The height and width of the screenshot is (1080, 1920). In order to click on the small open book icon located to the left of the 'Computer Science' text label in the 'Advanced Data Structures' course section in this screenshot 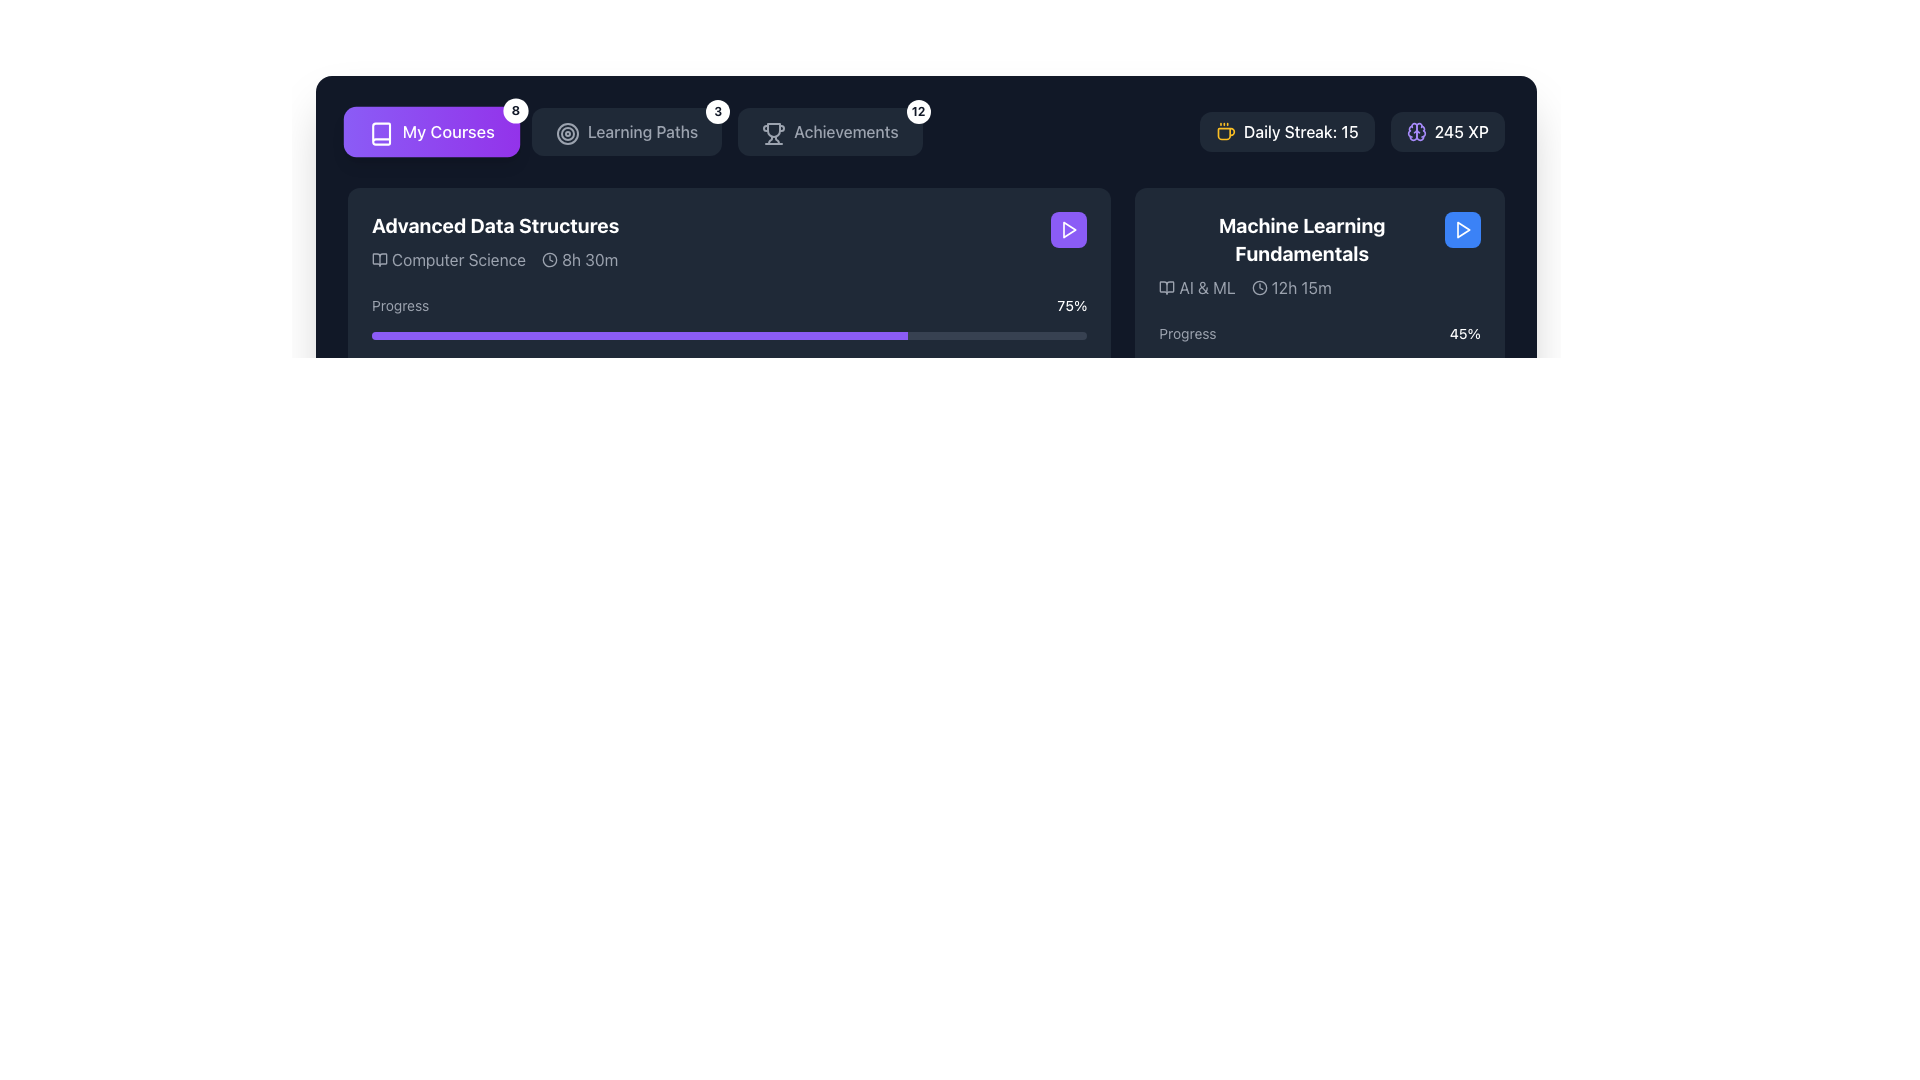, I will do `click(379, 258)`.